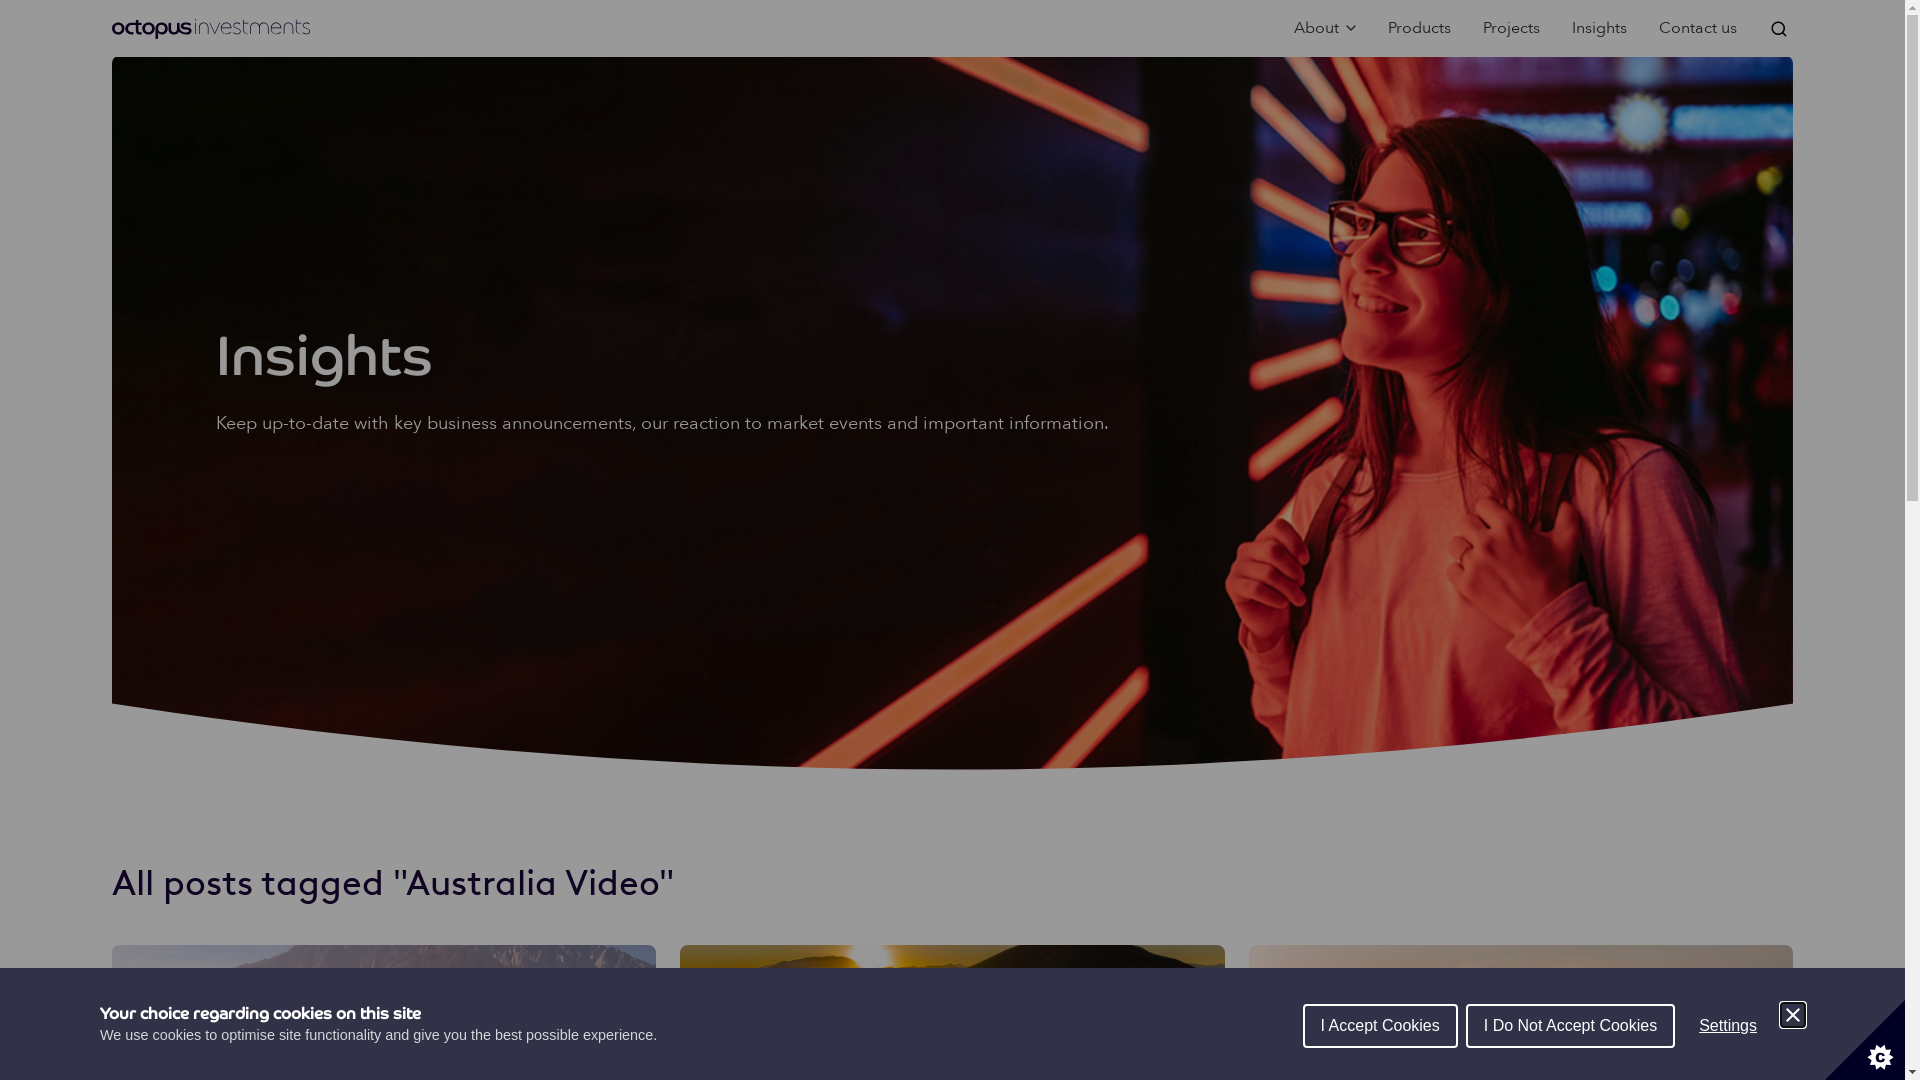 This screenshot has width=1920, height=1080. What do you see at coordinates (1418, 27) in the screenshot?
I see `'Products'` at bounding box center [1418, 27].